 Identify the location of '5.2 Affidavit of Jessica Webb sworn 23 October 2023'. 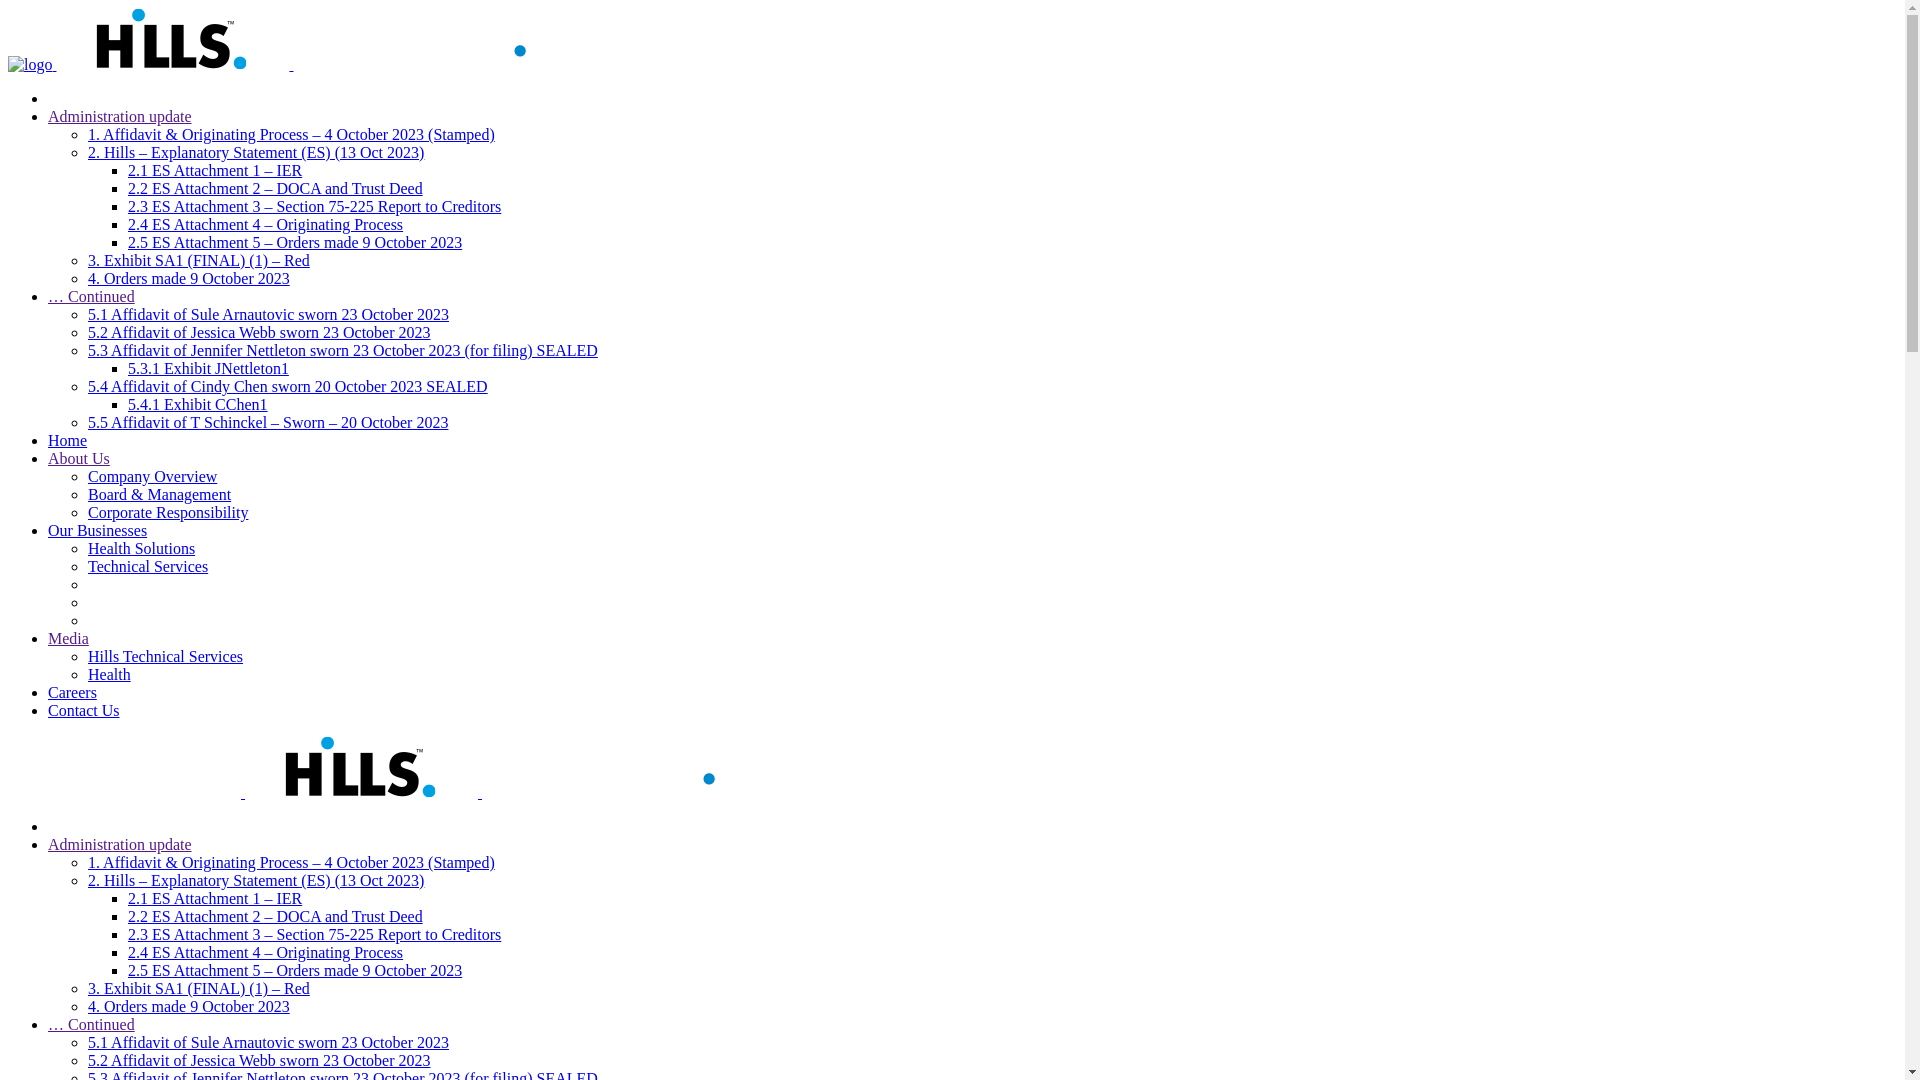
(86, 1059).